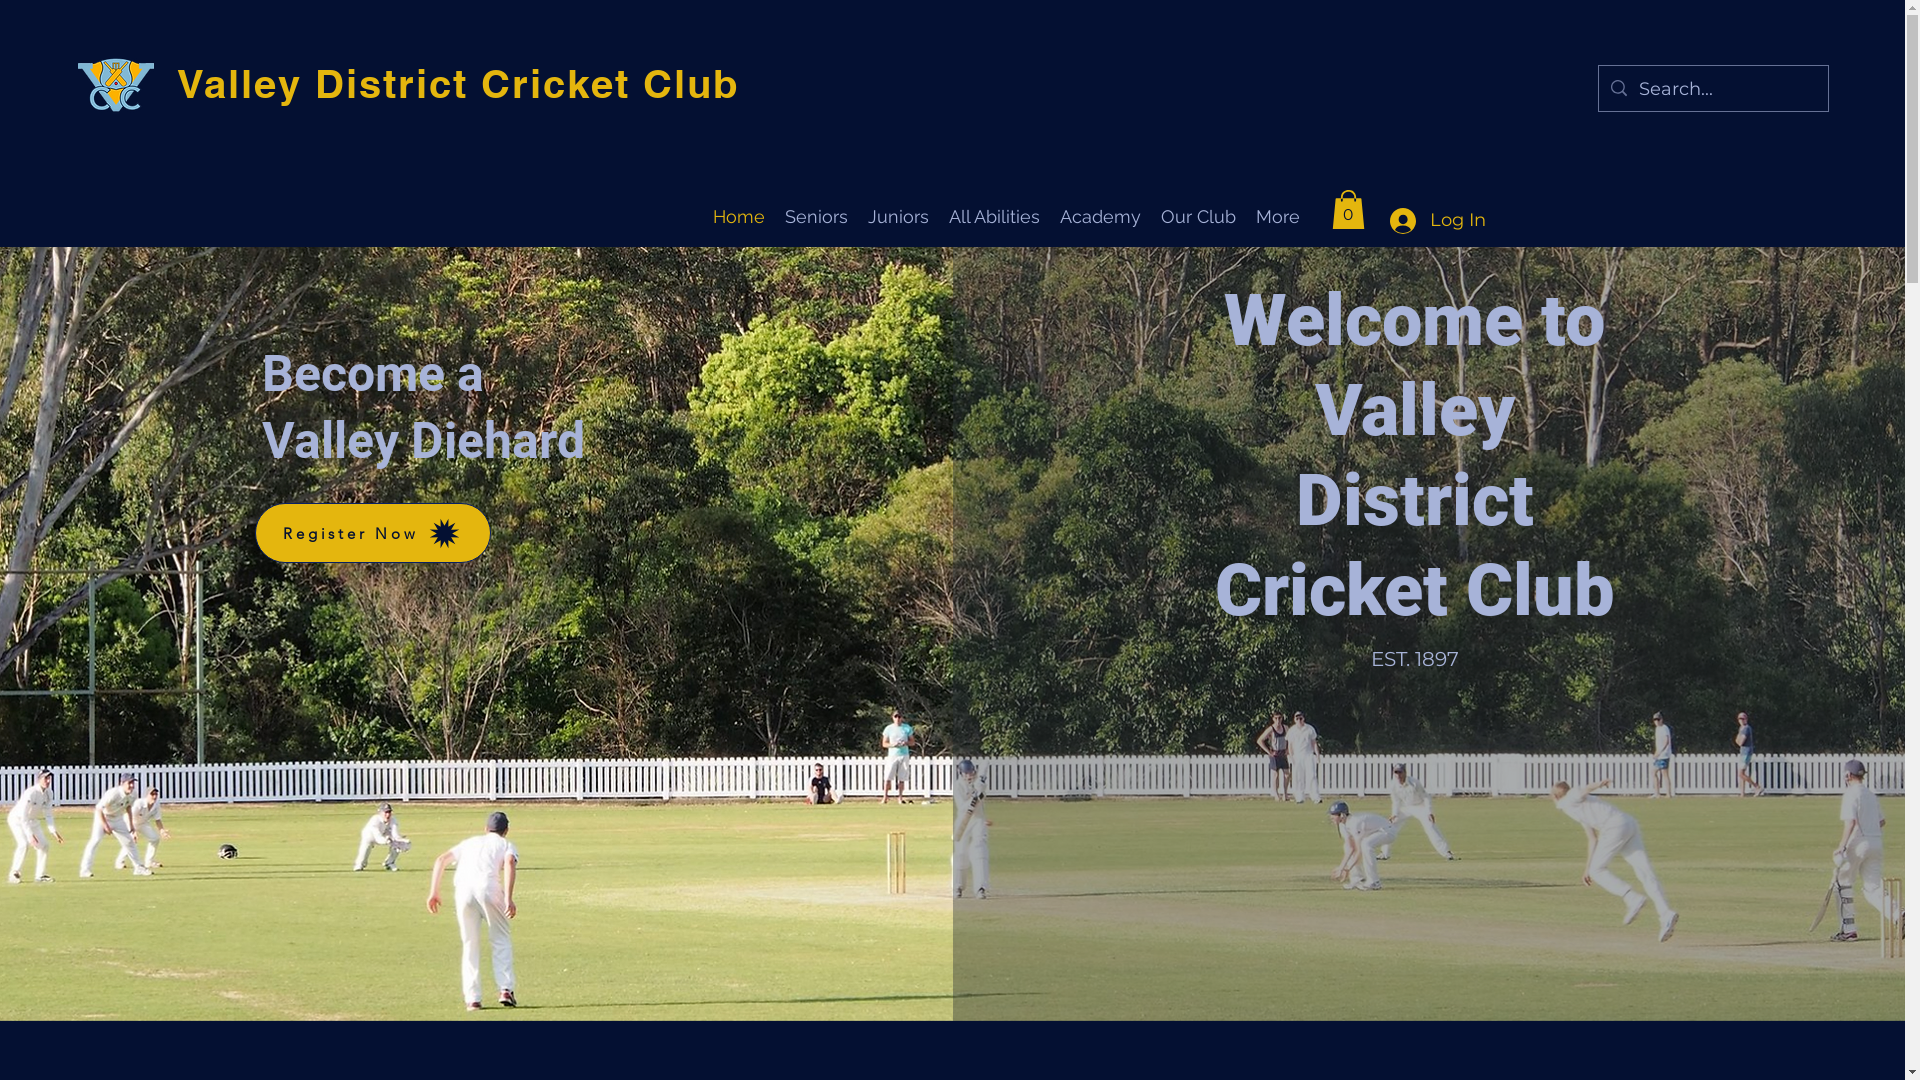 The height and width of the screenshot is (1080, 1920). Describe the element at coordinates (1197, 215) in the screenshot. I see `'Our Club'` at that location.